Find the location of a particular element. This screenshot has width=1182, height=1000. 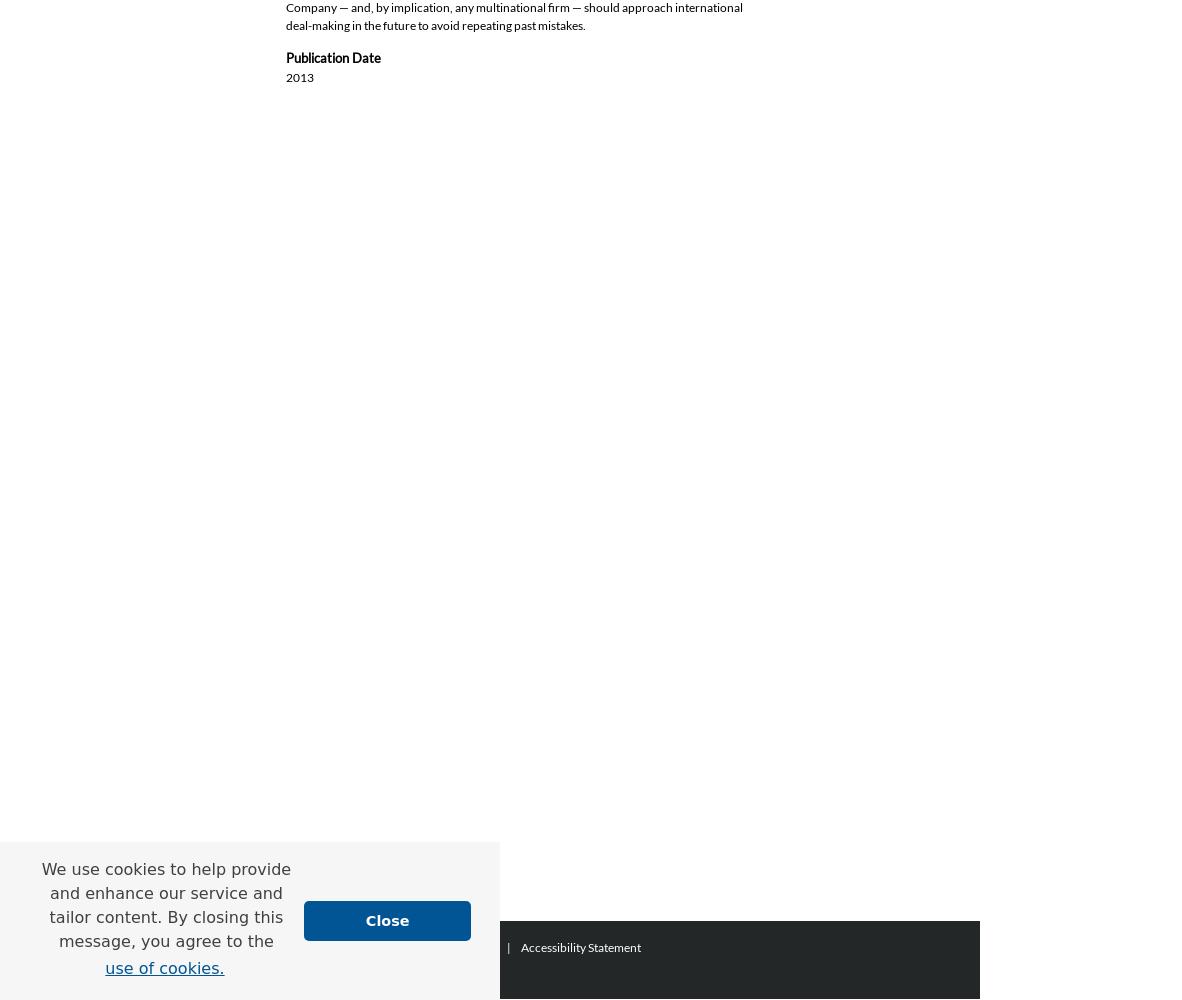

'My Account' is located at coordinates (463, 946).